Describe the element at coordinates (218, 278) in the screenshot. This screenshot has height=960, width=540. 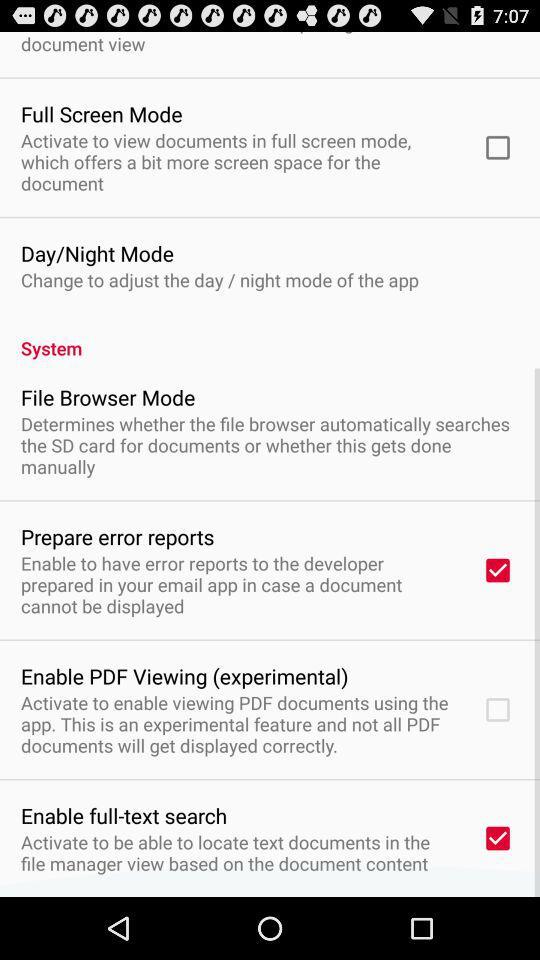
I see `the item below day/night mode` at that location.